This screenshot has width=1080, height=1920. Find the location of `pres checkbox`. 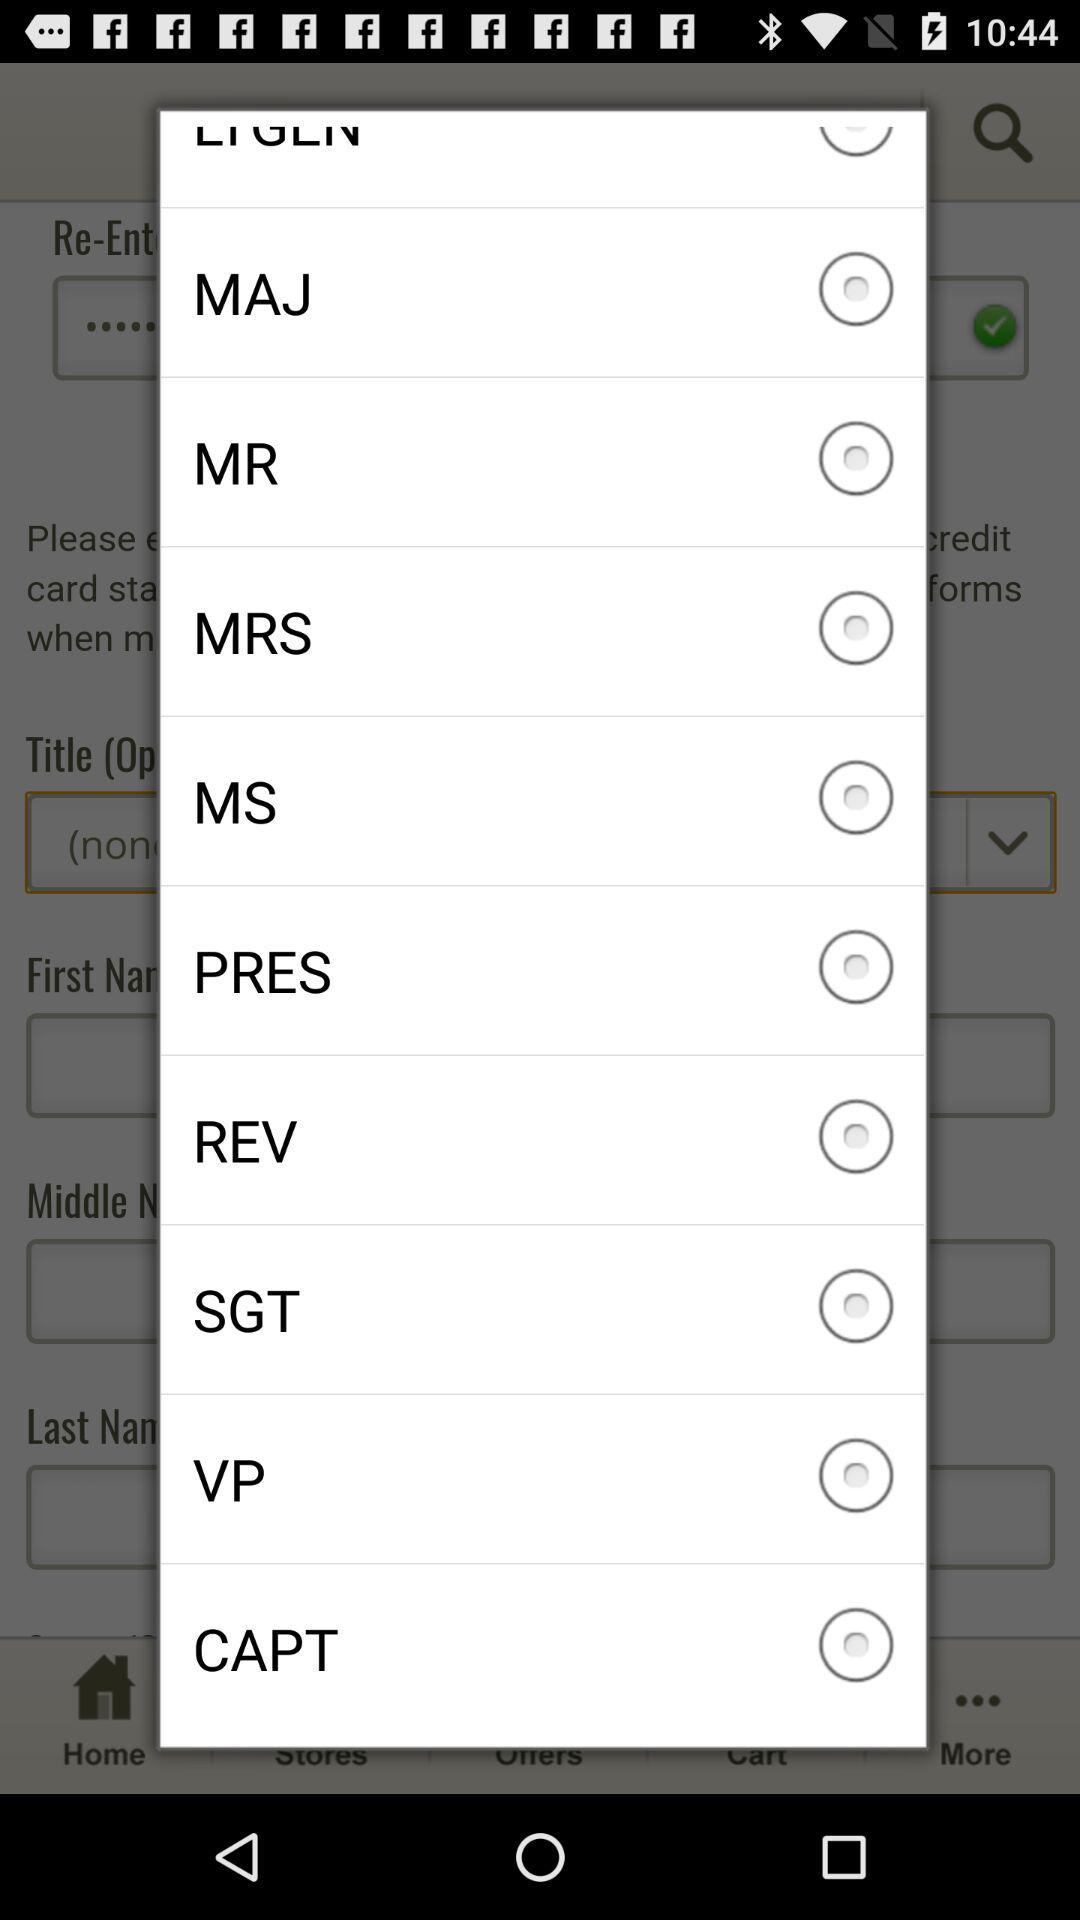

pres checkbox is located at coordinates (542, 970).